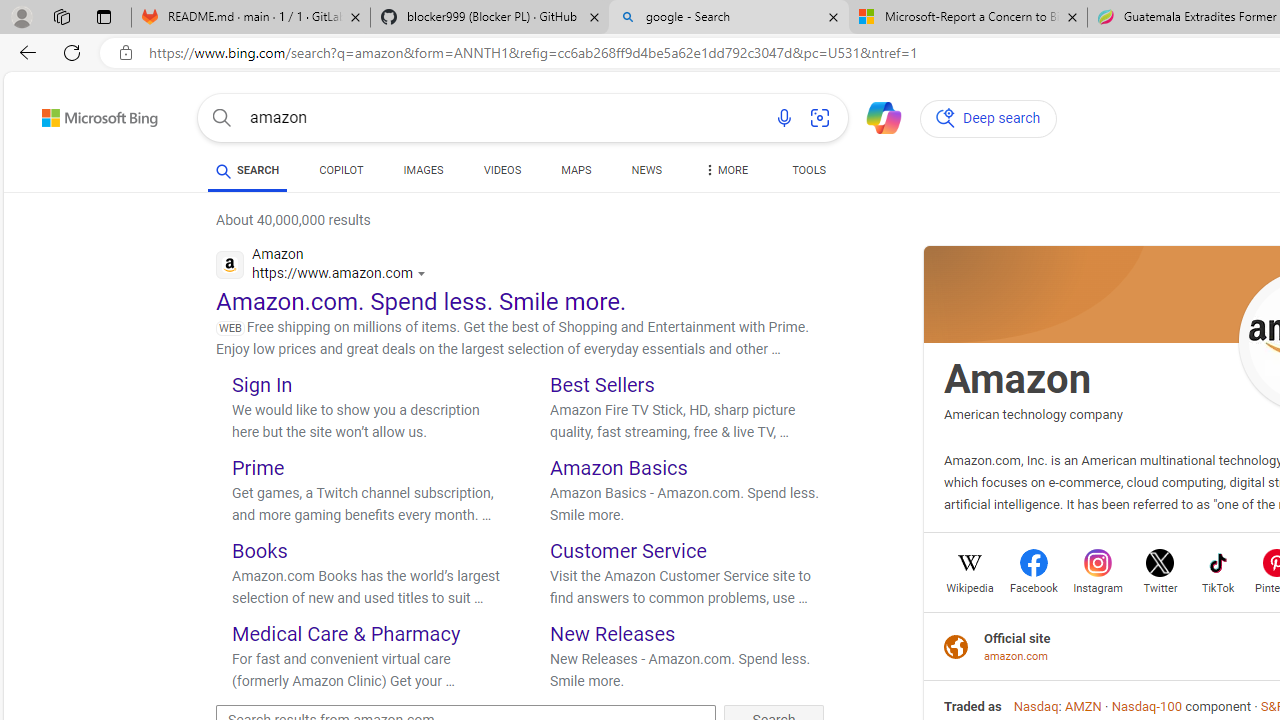 The width and height of the screenshot is (1280, 720). Describe the element at coordinates (723, 170) in the screenshot. I see `'Dropdown Menu'` at that location.